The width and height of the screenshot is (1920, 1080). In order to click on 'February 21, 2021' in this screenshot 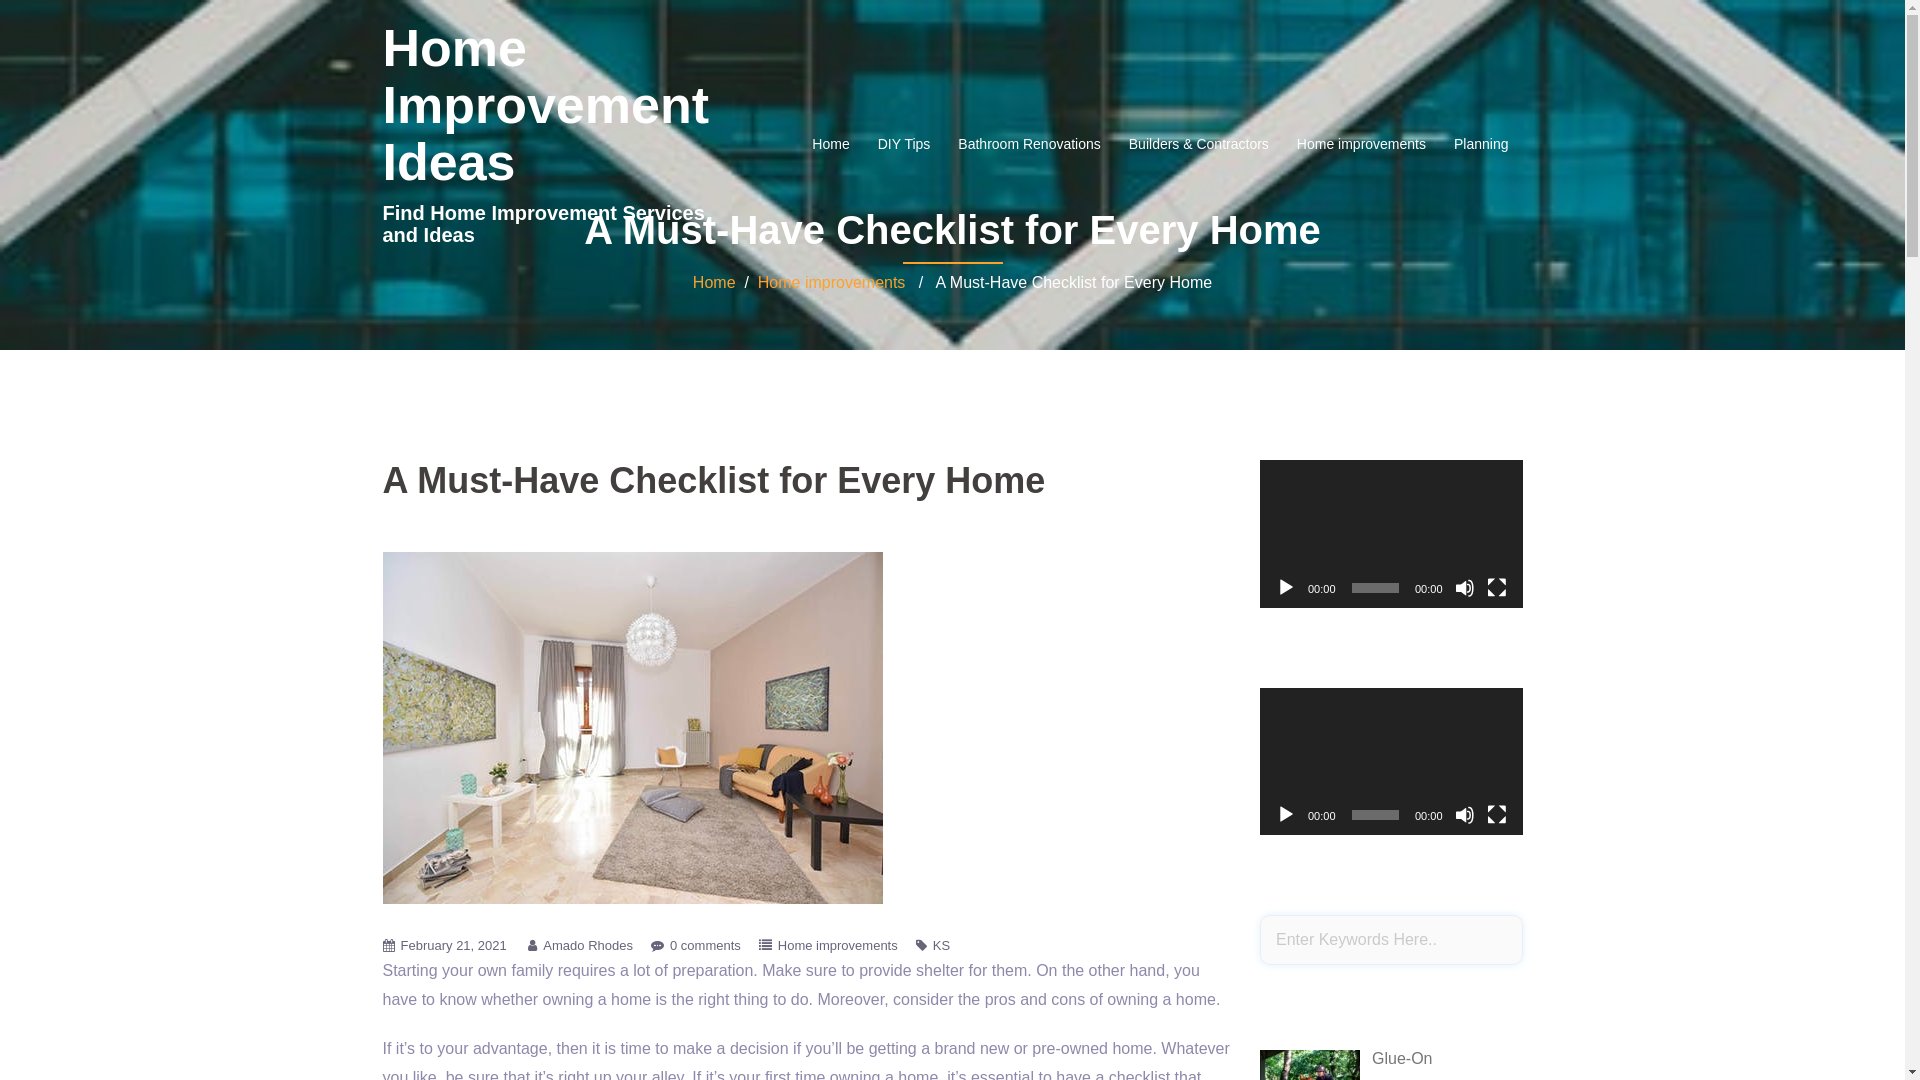, I will do `click(451, 945)`.